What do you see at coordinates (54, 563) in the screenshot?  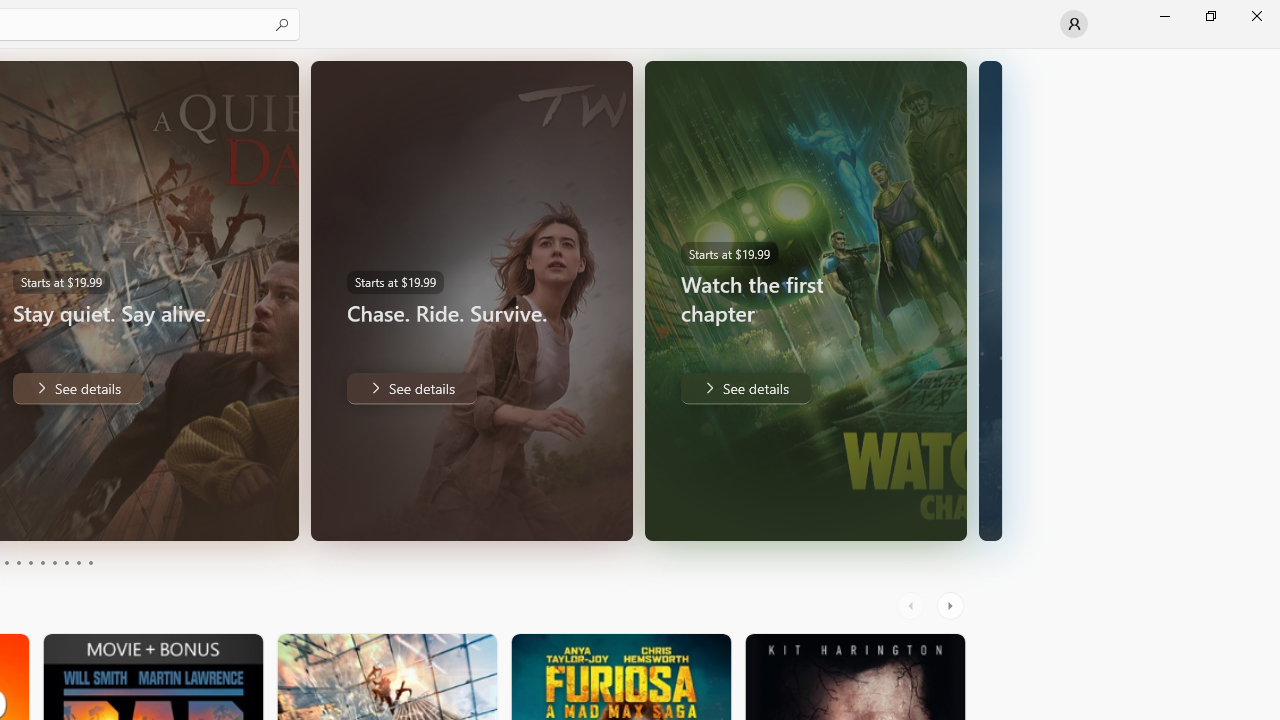 I see `'Page 7'` at bounding box center [54, 563].